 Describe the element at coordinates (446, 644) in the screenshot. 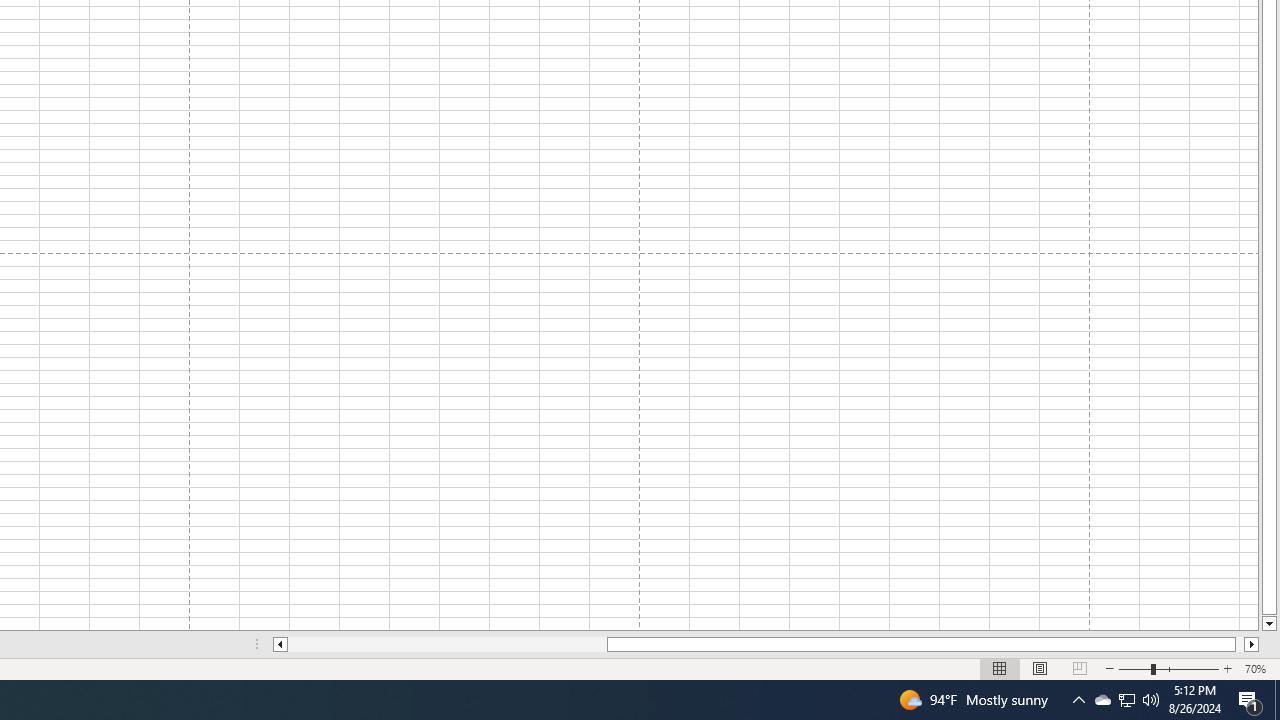

I see `'Page left'` at that location.